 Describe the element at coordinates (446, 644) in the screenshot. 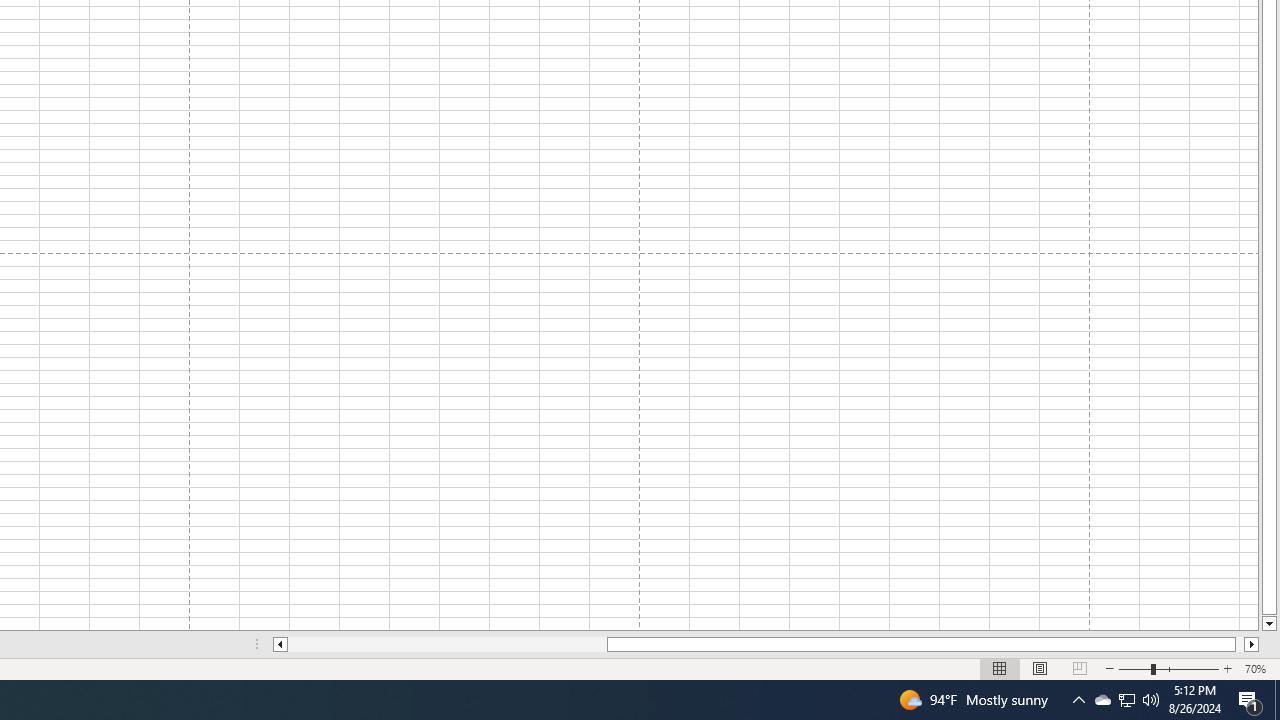

I see `'Page left'` at that location.